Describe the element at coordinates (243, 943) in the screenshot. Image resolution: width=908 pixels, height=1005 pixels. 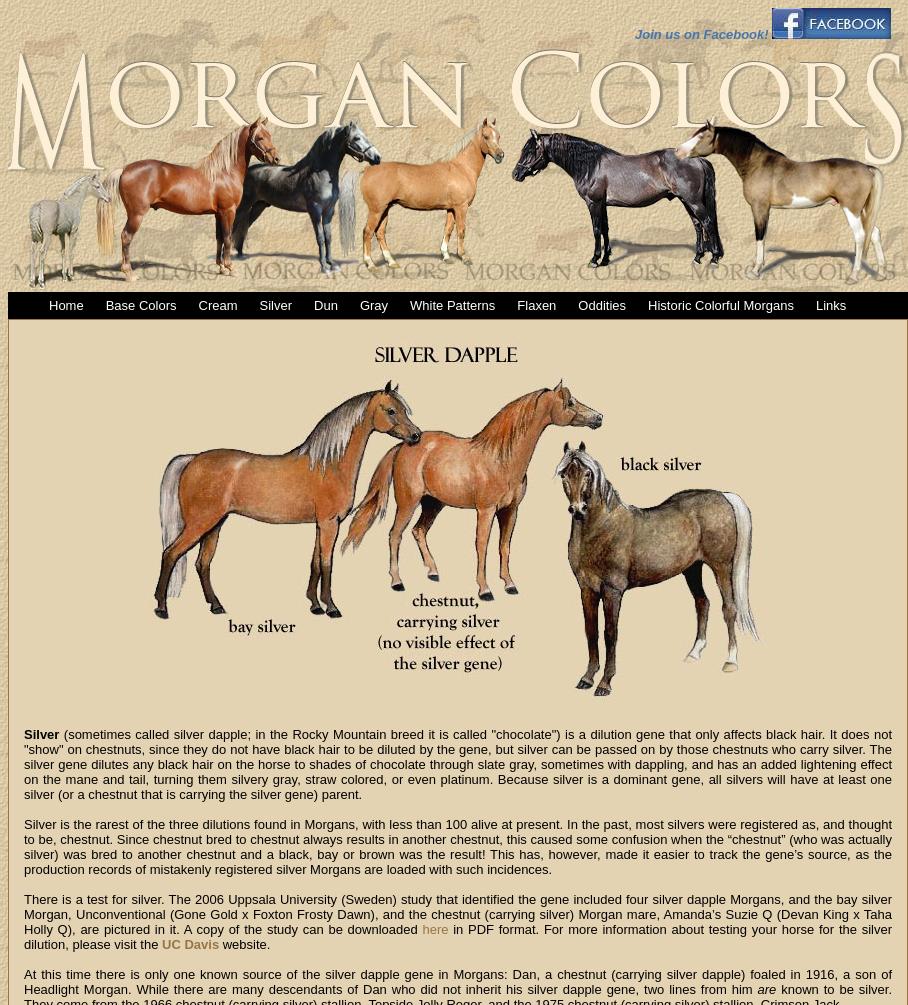
I see `'website.'` at that location.